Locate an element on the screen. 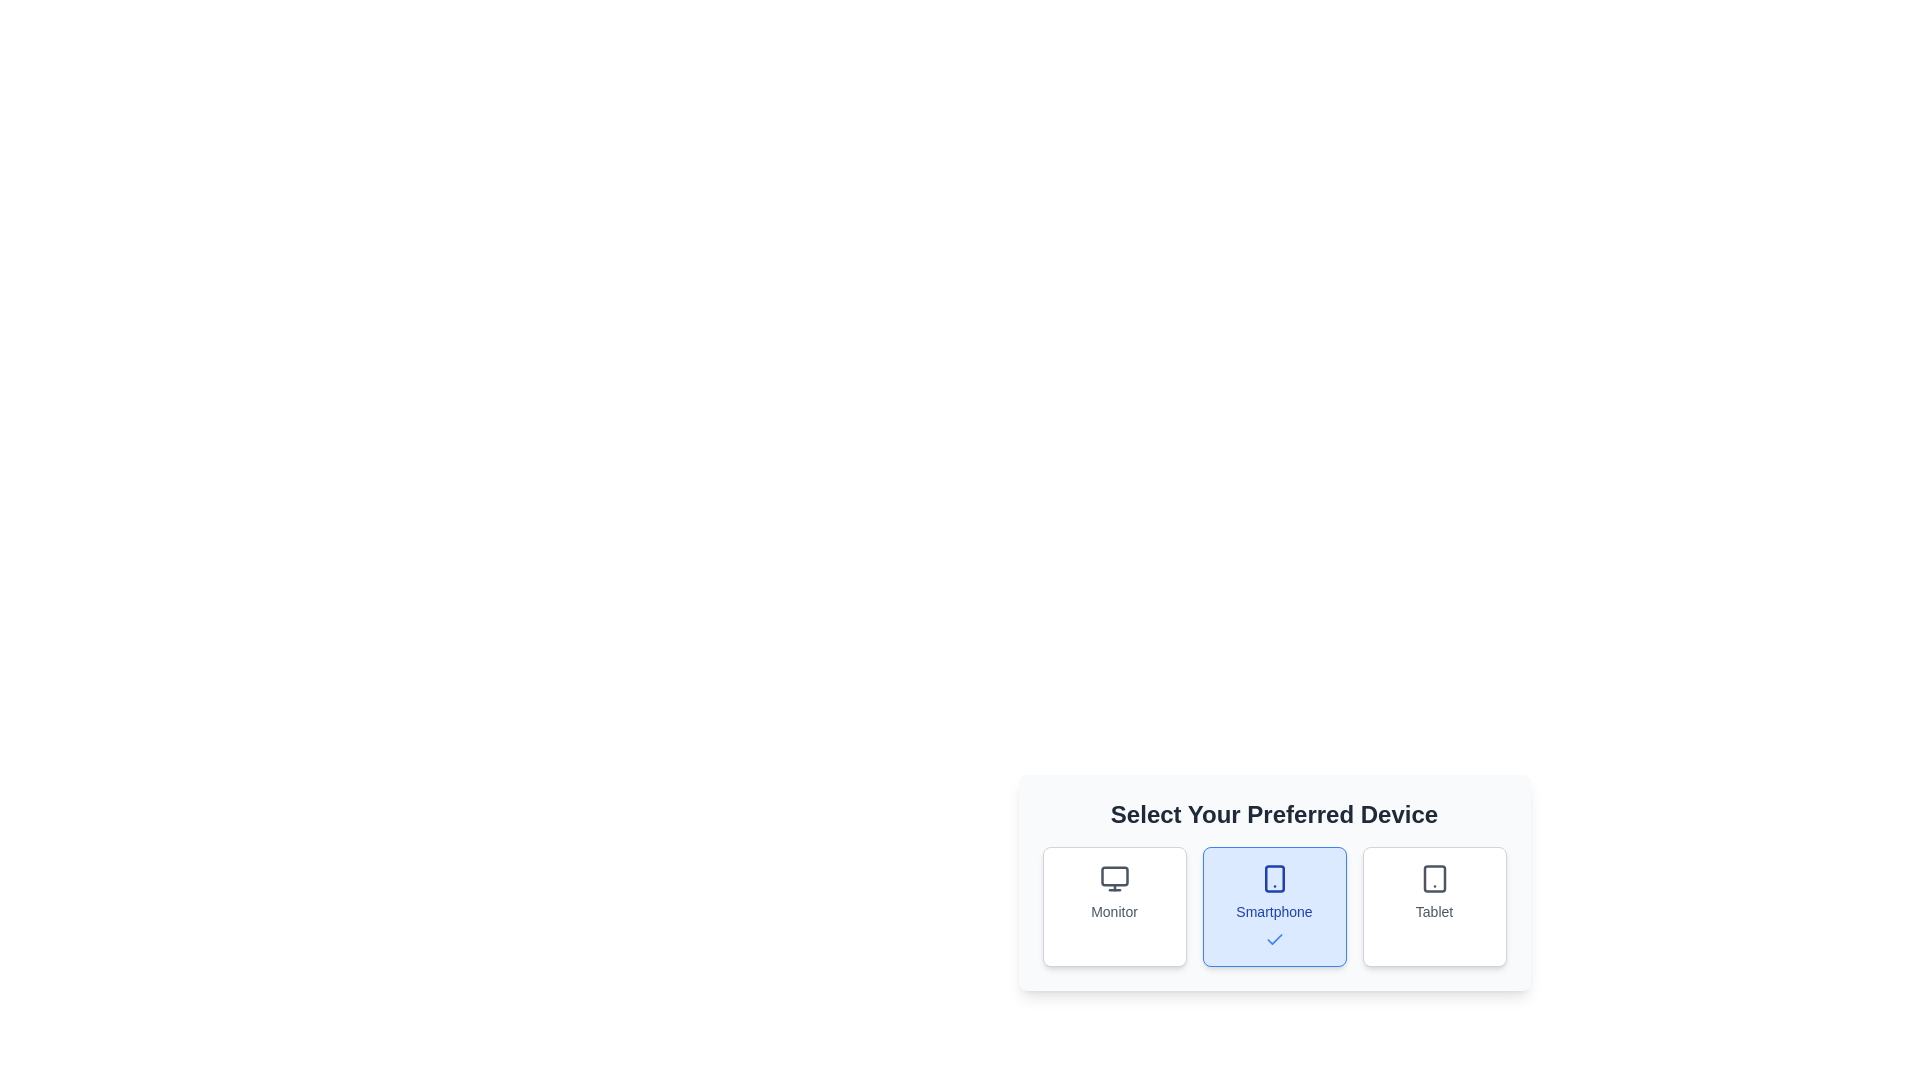  the smartphone icon in the device preference interface is located at coordinates (1273, 878).